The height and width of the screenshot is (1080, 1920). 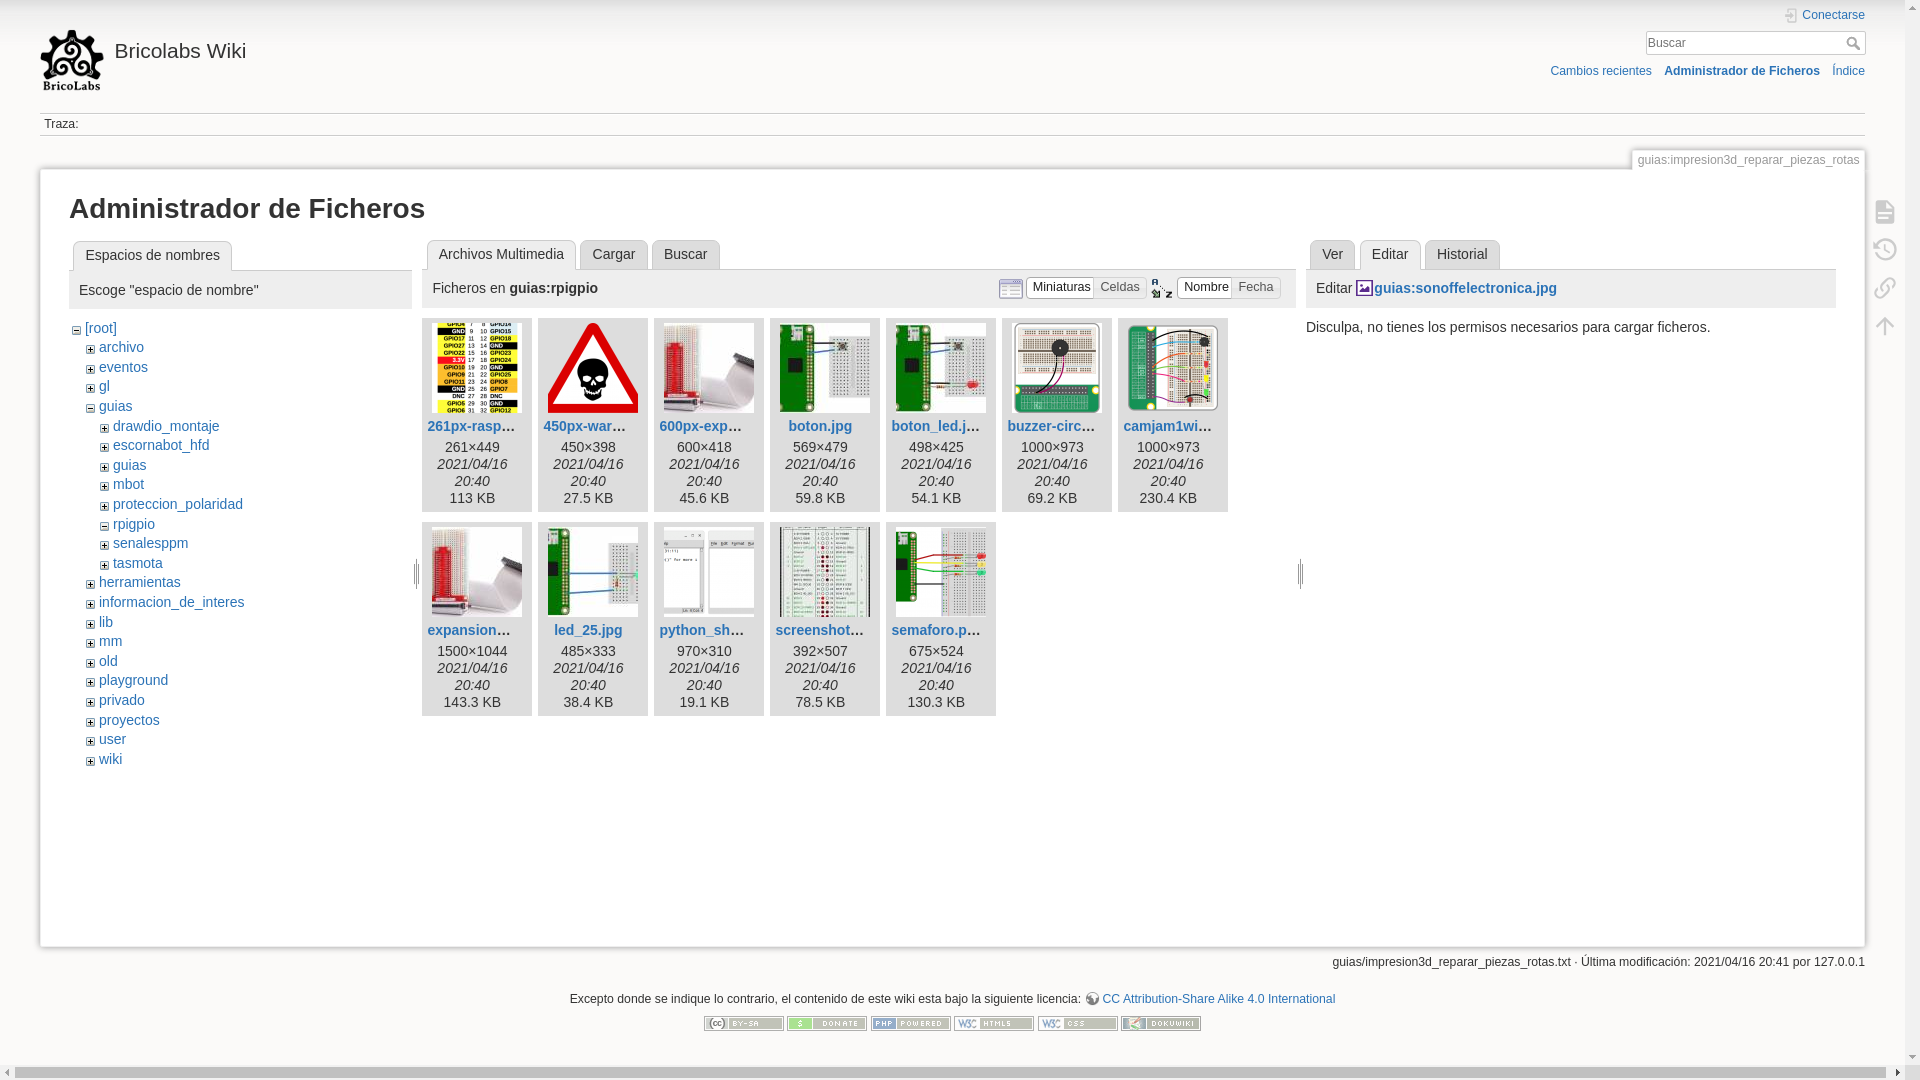 I want to click on 'expansion_raspi.jpg', so click(x=494, y=628).